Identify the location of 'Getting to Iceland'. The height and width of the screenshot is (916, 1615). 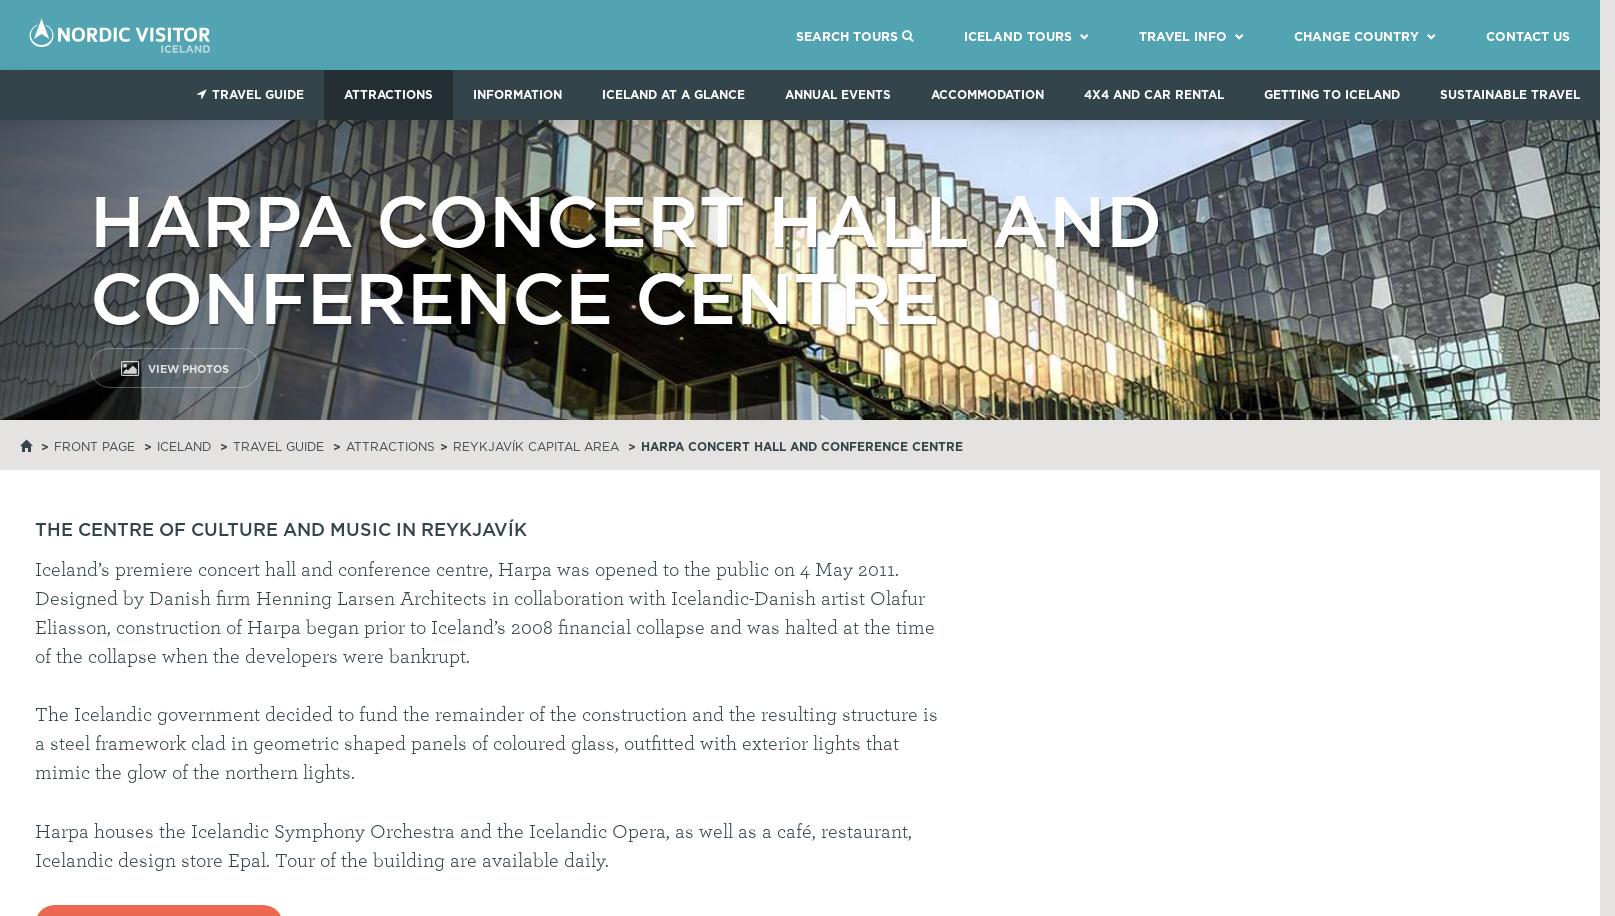
(1332, 93).